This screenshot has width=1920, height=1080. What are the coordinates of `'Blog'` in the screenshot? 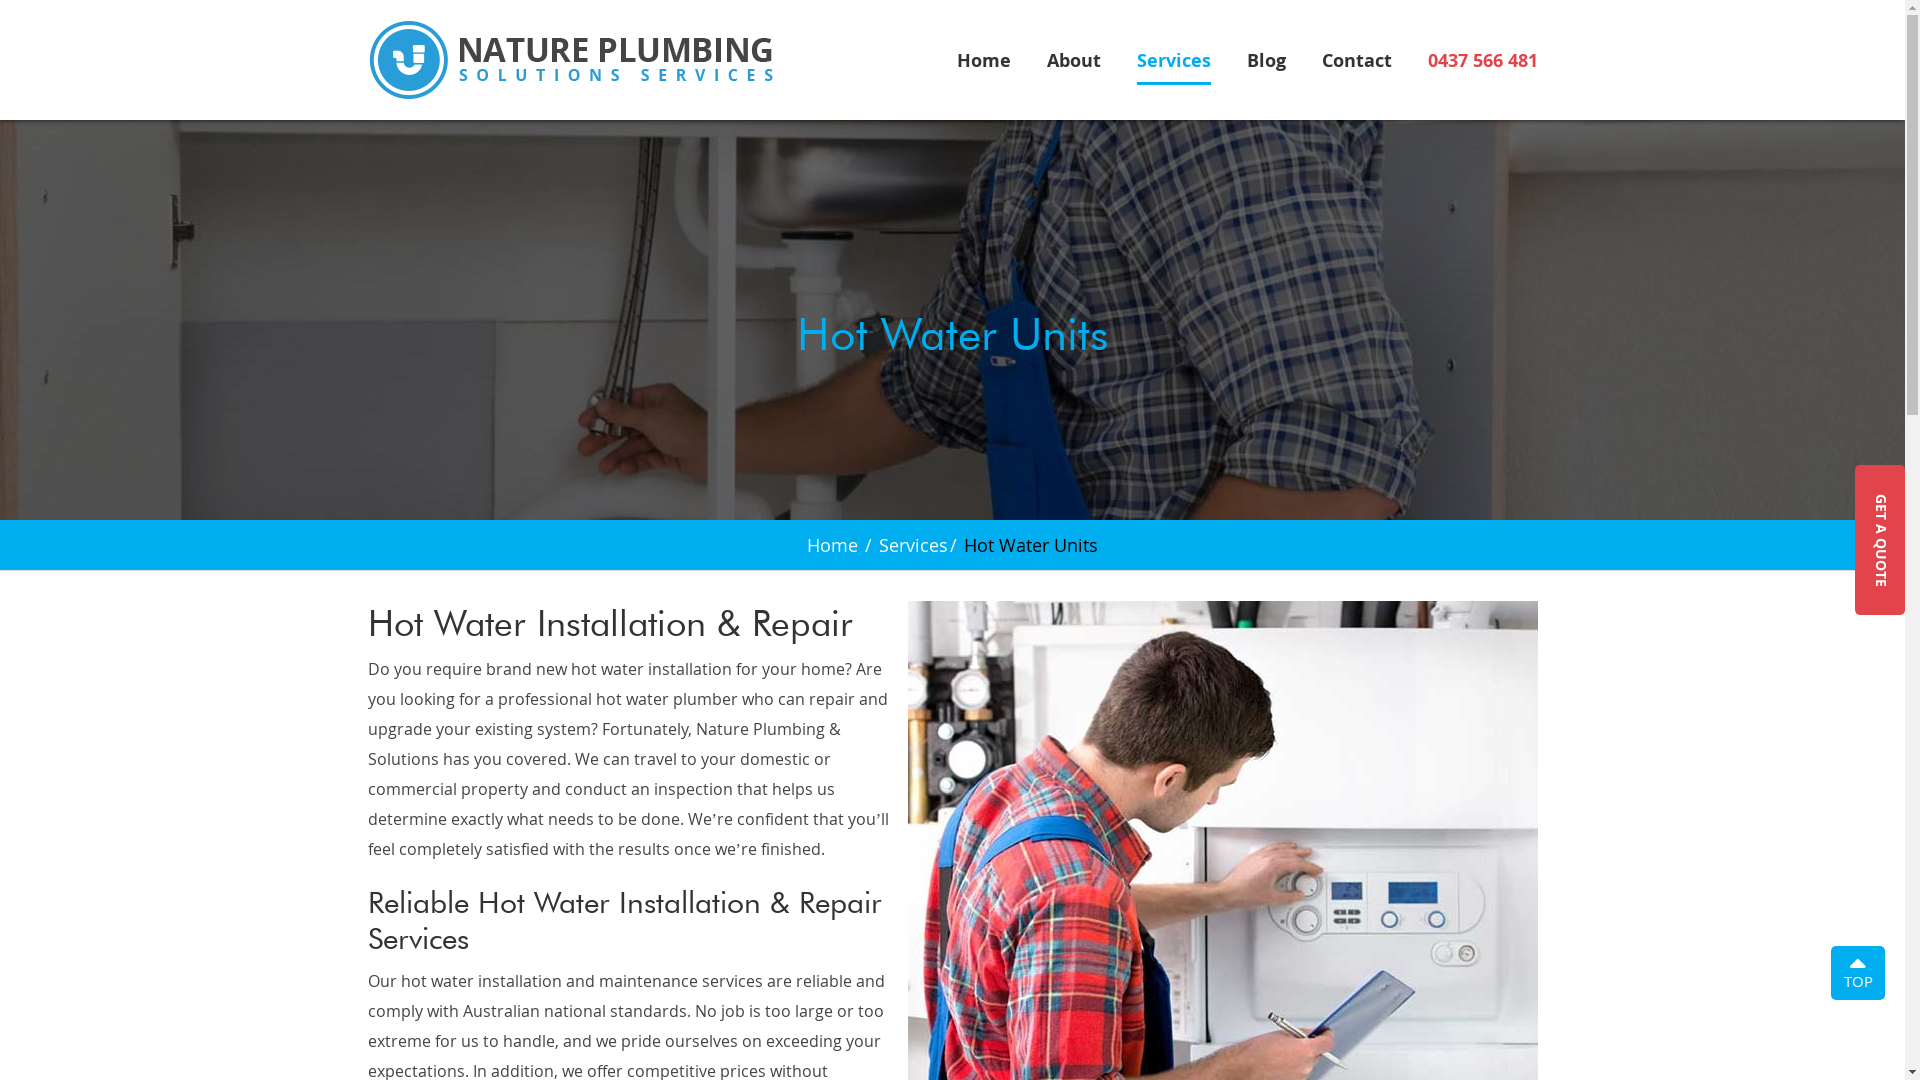 It's located at (1264, 64).